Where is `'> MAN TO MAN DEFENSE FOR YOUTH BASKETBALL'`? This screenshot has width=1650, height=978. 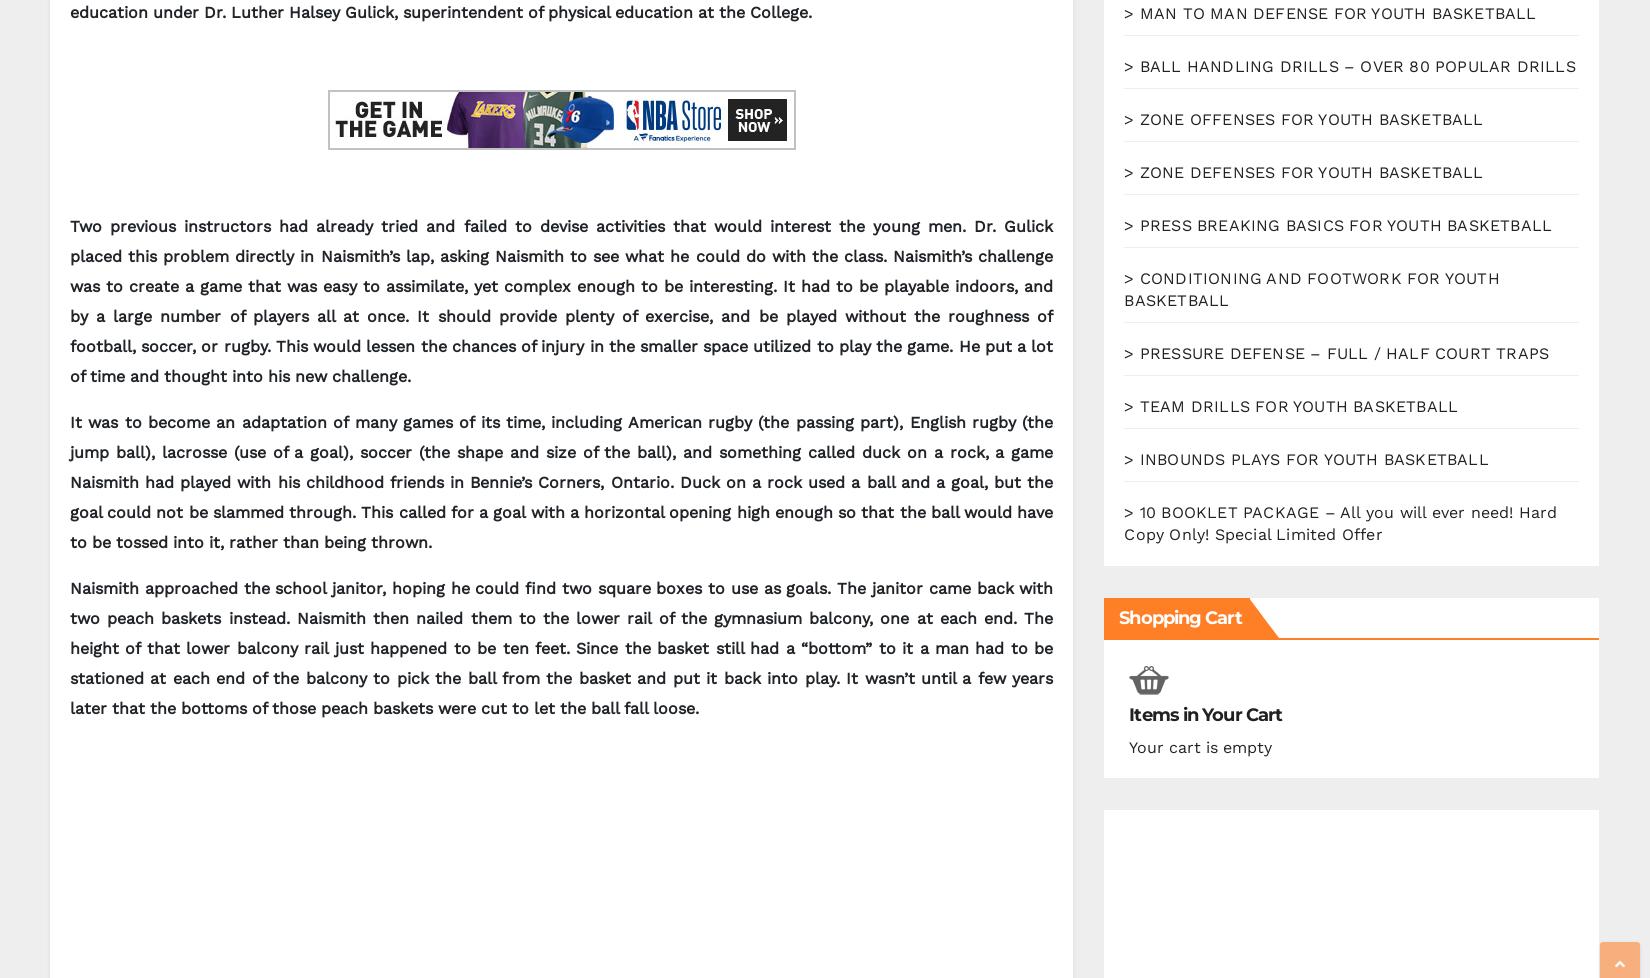
'> MAN TO MAN DEFENSE FOR YOUTH BASKETBALL' is located at coordinates (1329, 13).